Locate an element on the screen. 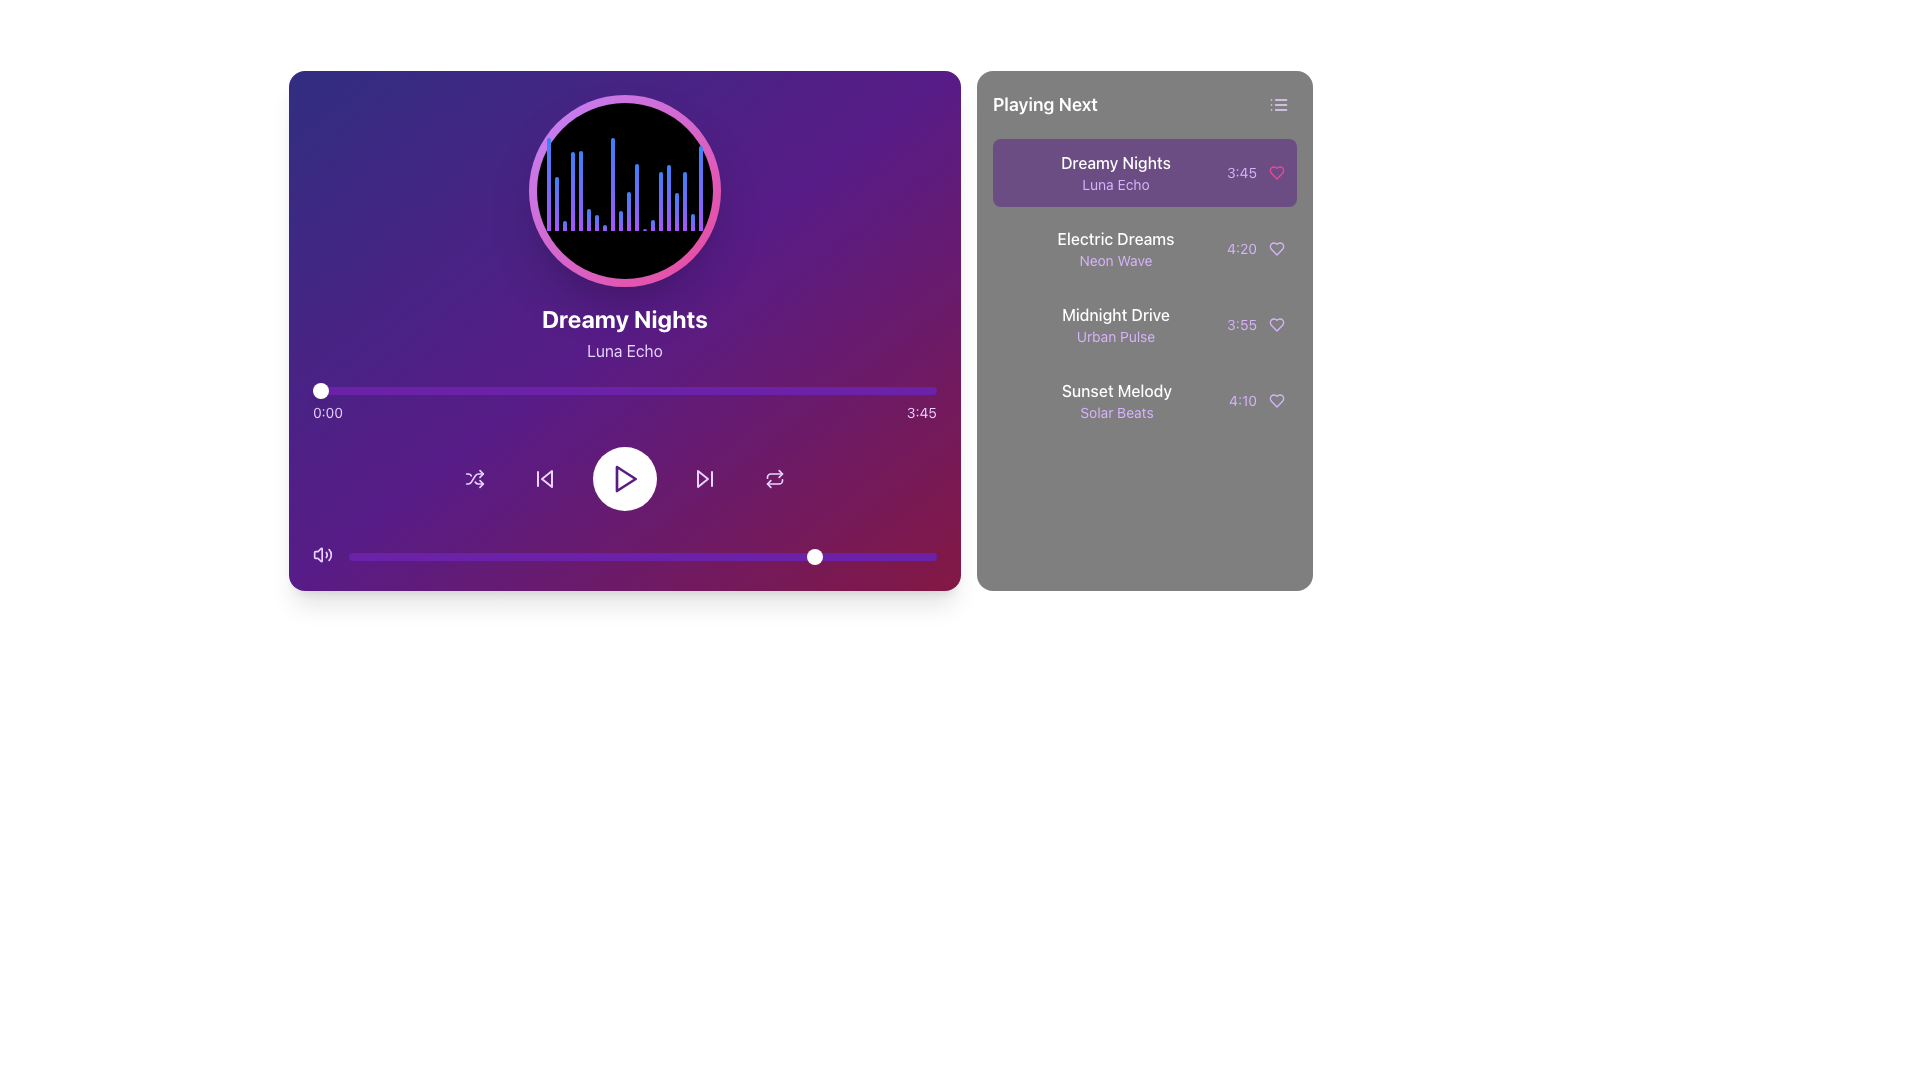 This screenshot has height=1080, width=1920. the first static bar indicator in the audio equalizer, which represents audio volume or frequency intensity is located at coordinates (548, 184).